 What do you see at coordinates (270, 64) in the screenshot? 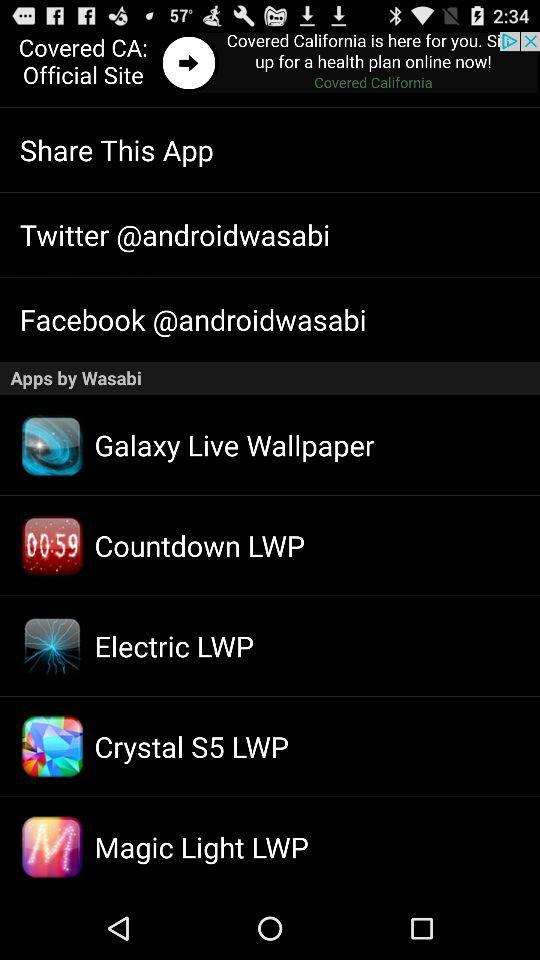
I see `advertisements` at bounding box center [270, 64].